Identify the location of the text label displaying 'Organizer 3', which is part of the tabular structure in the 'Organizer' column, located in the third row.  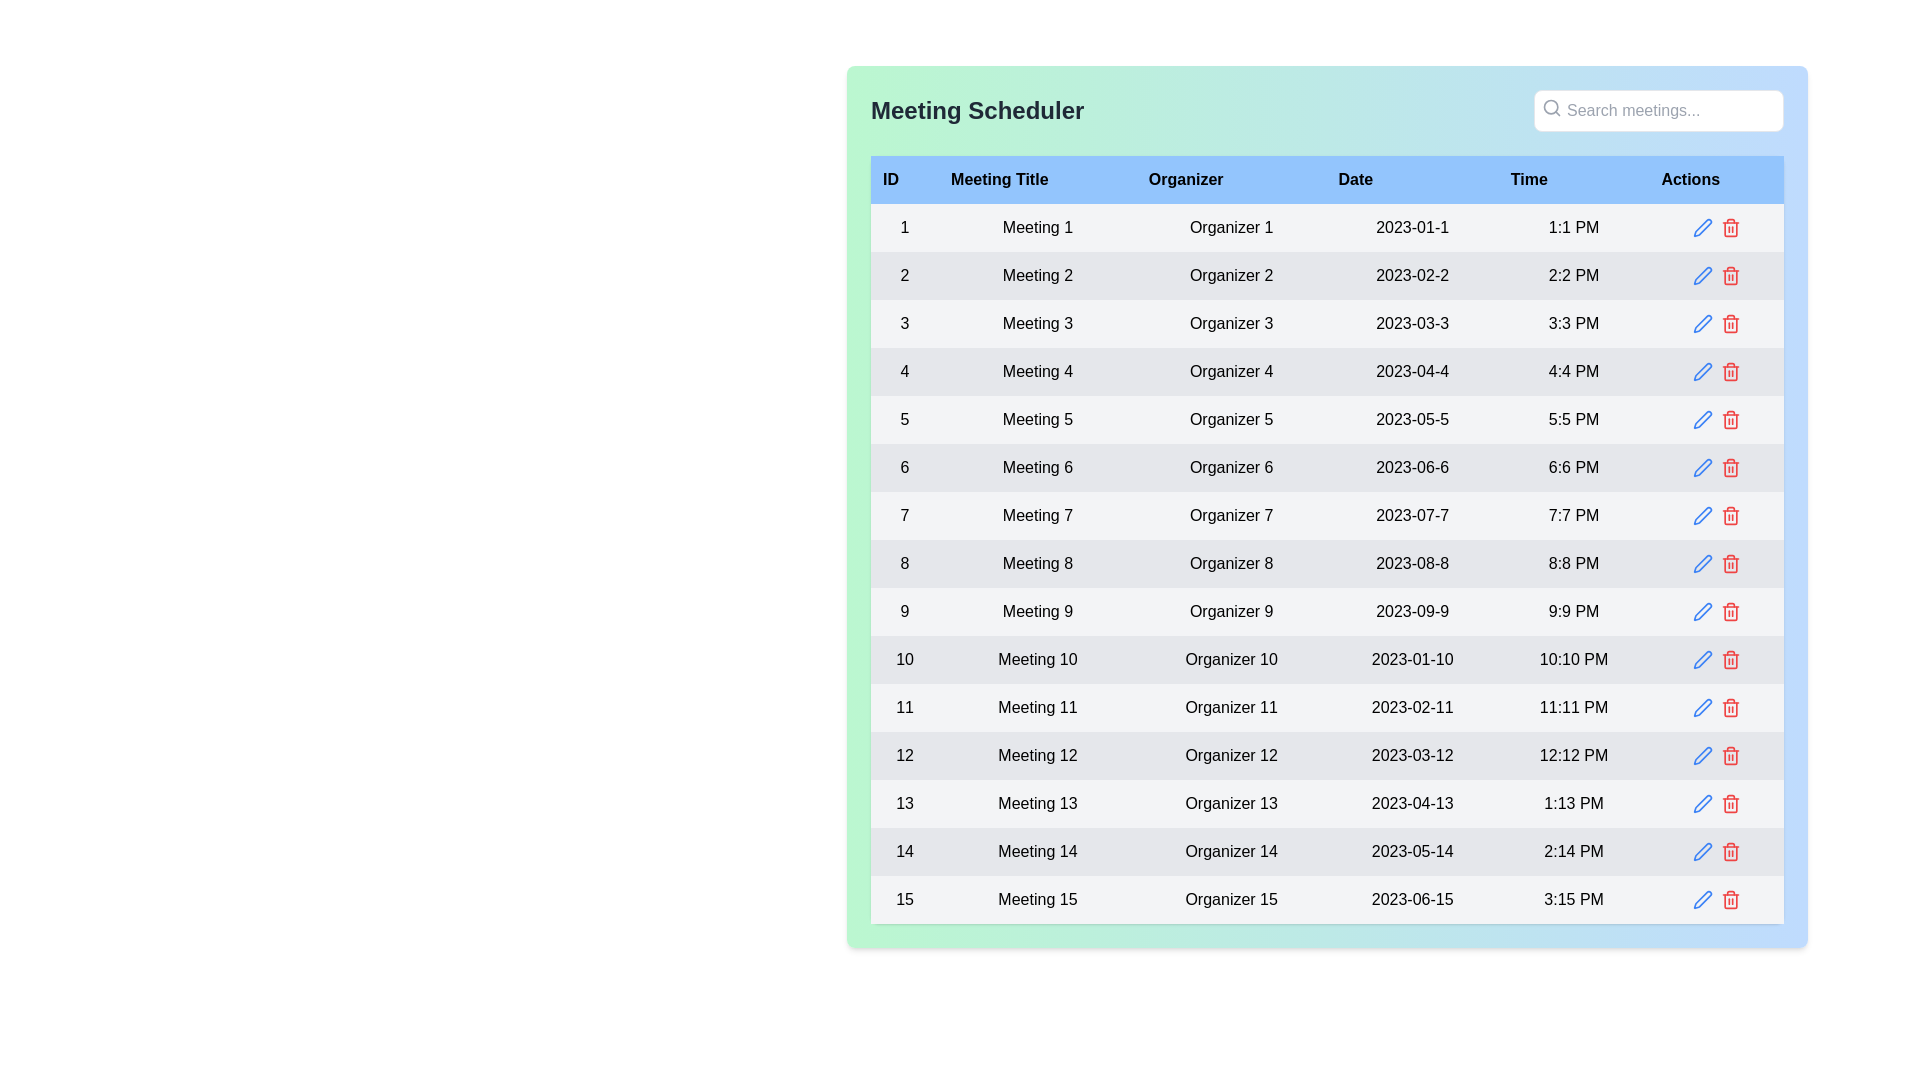
(1230, 323).